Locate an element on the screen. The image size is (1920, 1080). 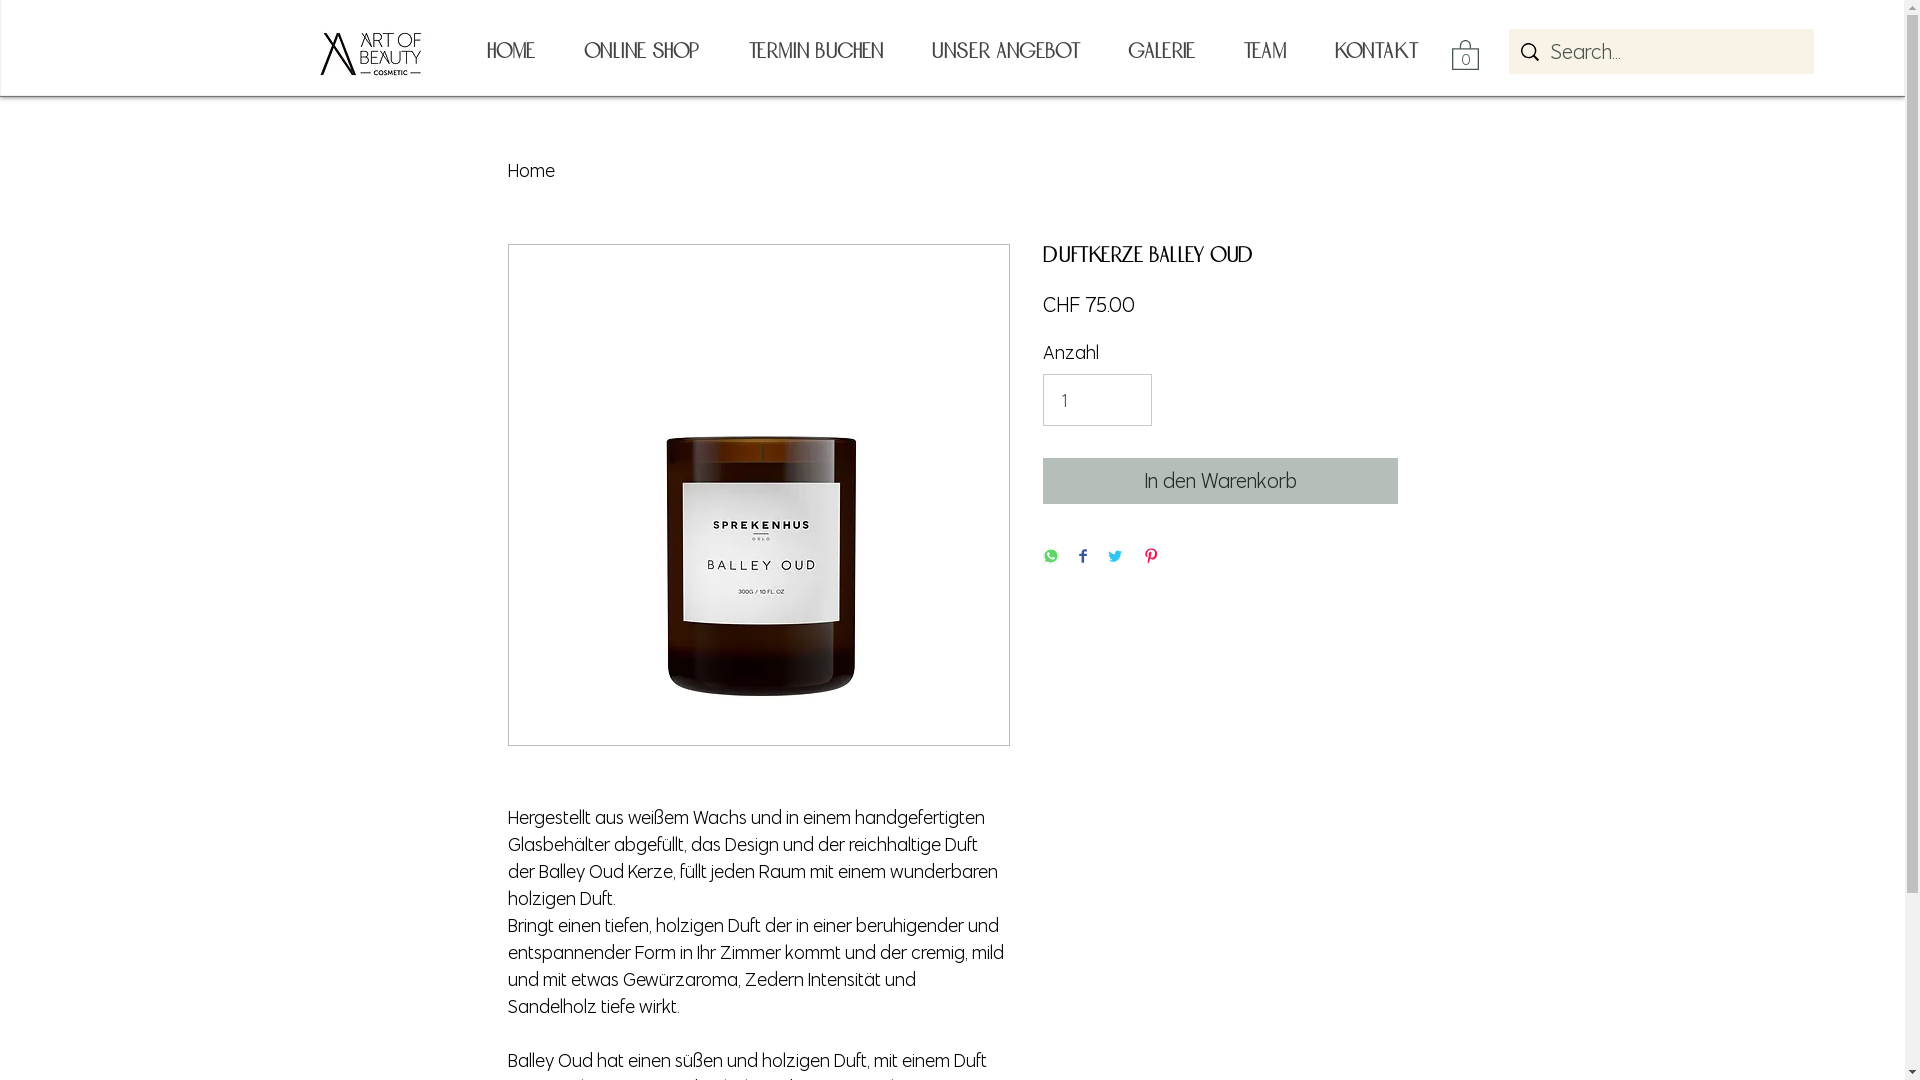
'KONTAKT' is located at coordinates (1375, 50).